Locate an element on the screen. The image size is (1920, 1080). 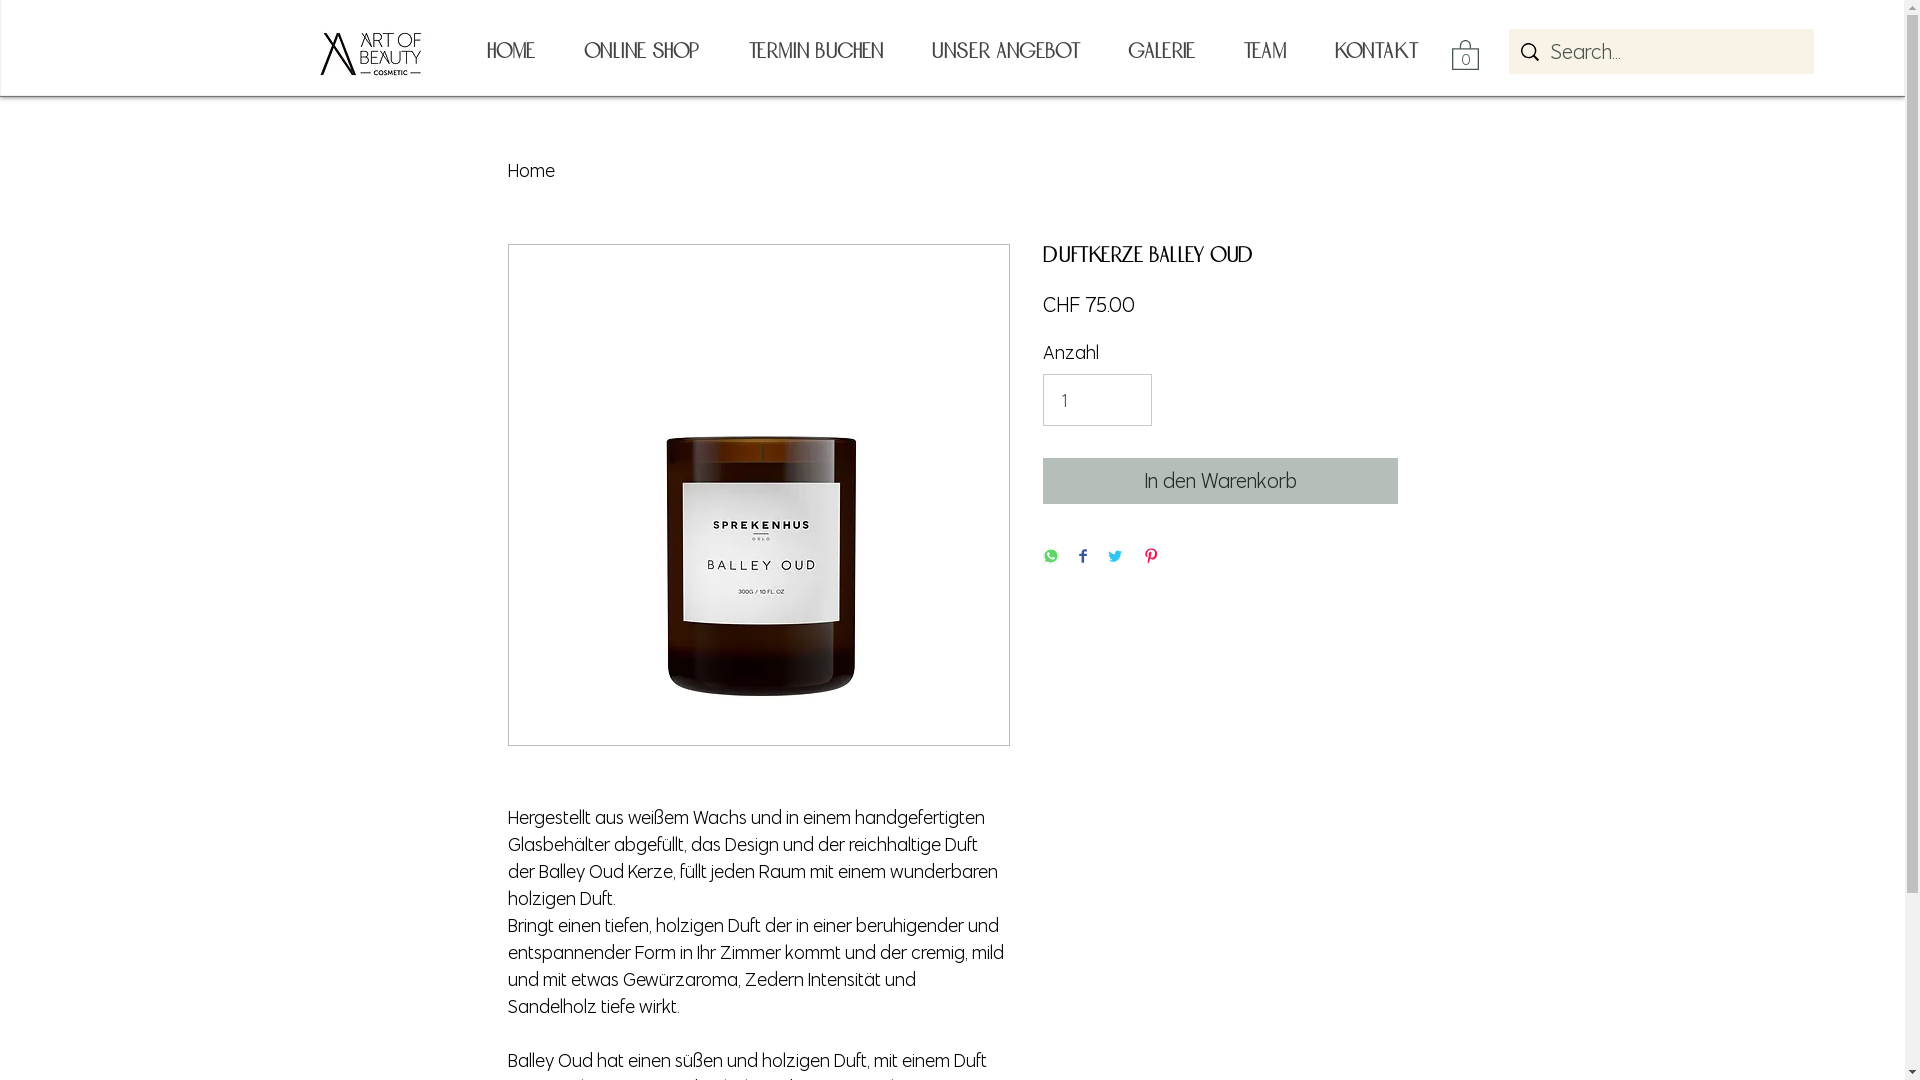
'KONTAKT' is located at coordinates (1375, 50).